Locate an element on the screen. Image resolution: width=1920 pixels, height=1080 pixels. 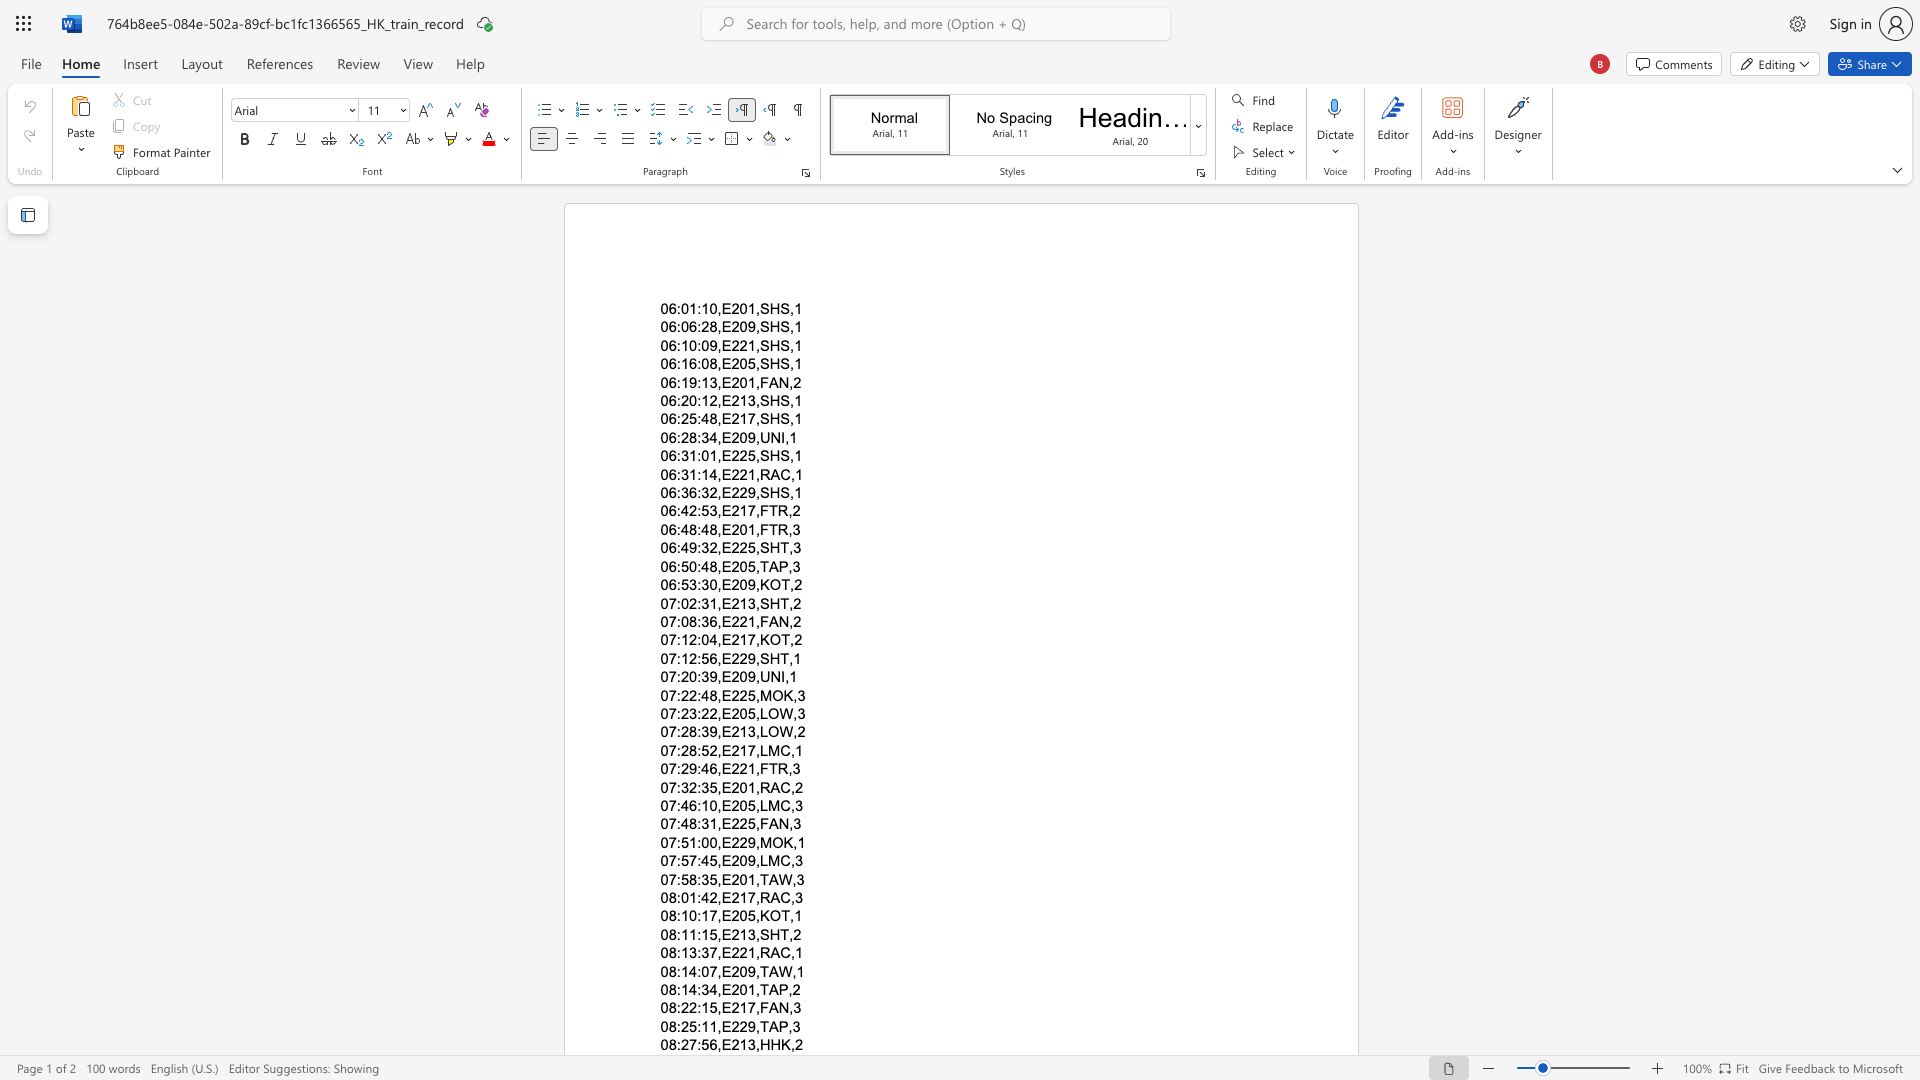
the space between the continuous character "3" and "0" in the text is located at coordinates (709, 585).